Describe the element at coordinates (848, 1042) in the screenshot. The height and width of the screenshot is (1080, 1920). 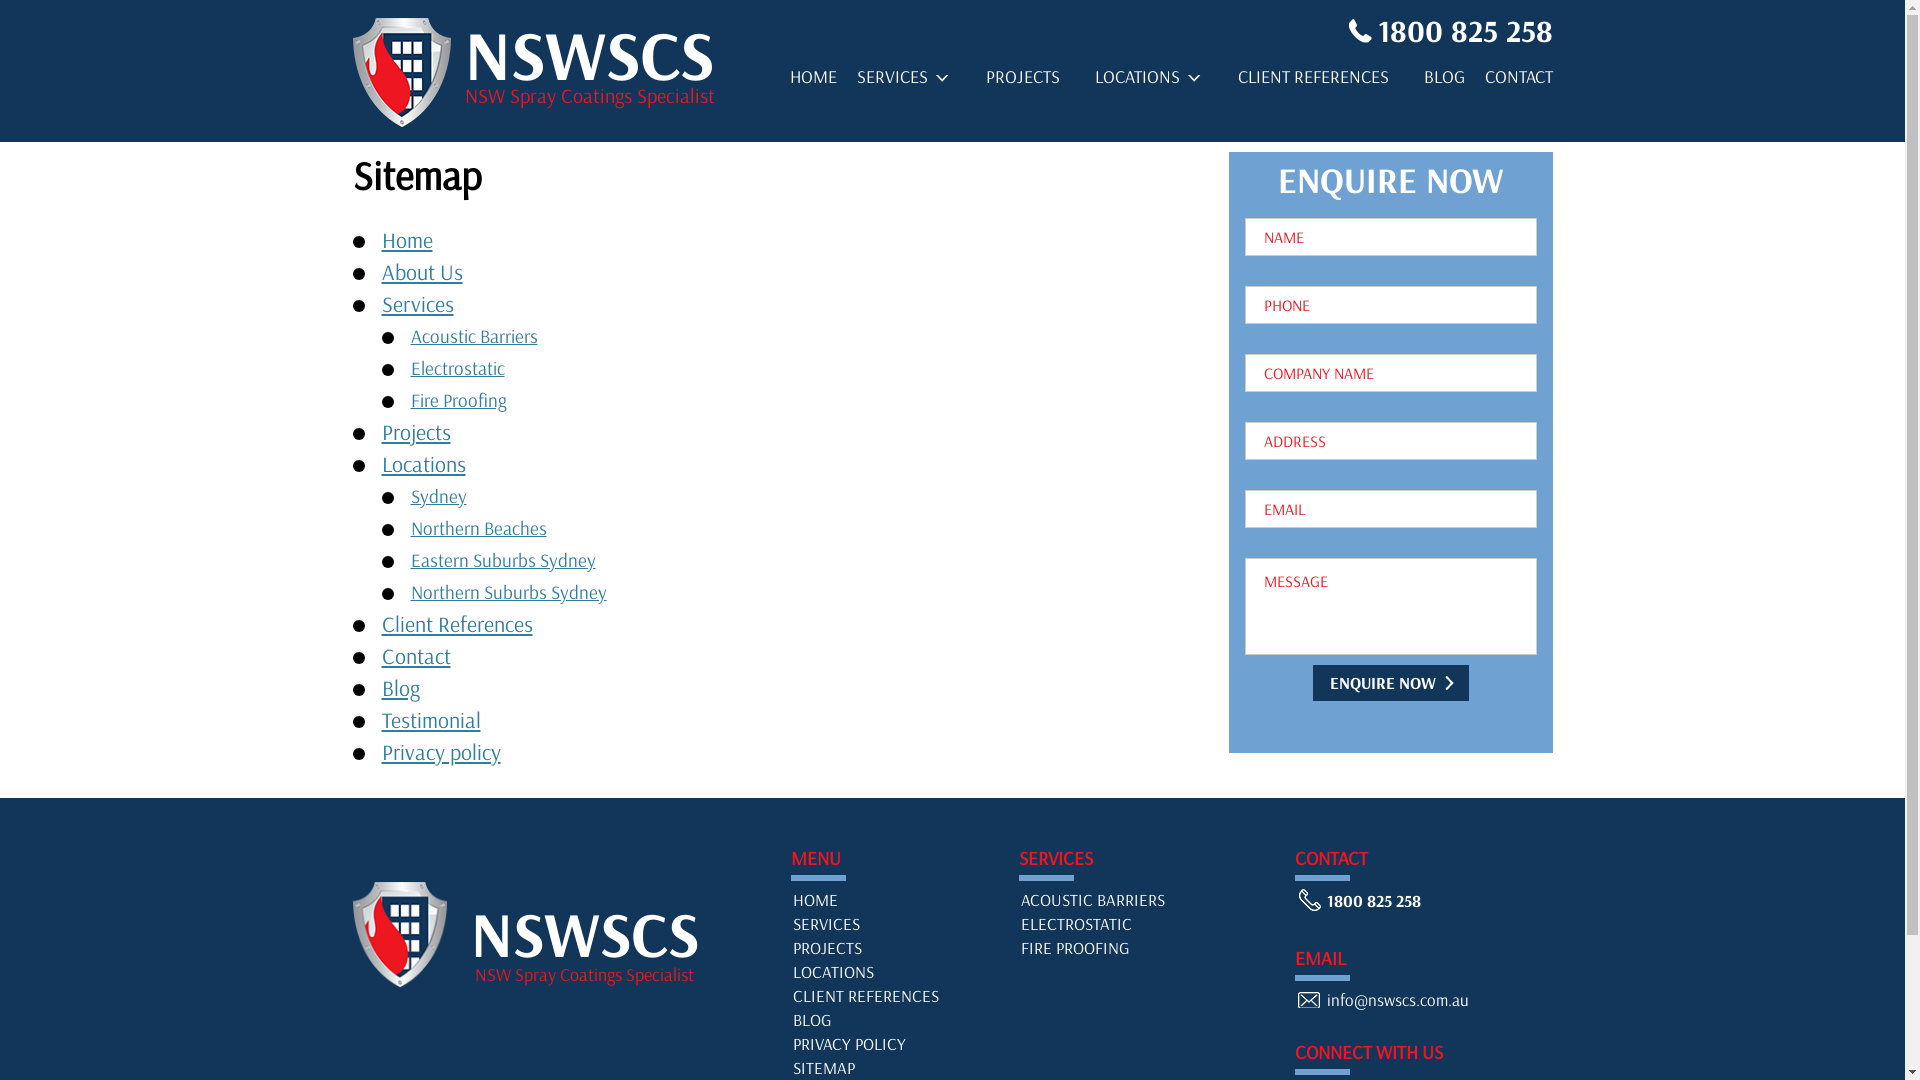
I see `'PRIVACY POLICY'` at that location.